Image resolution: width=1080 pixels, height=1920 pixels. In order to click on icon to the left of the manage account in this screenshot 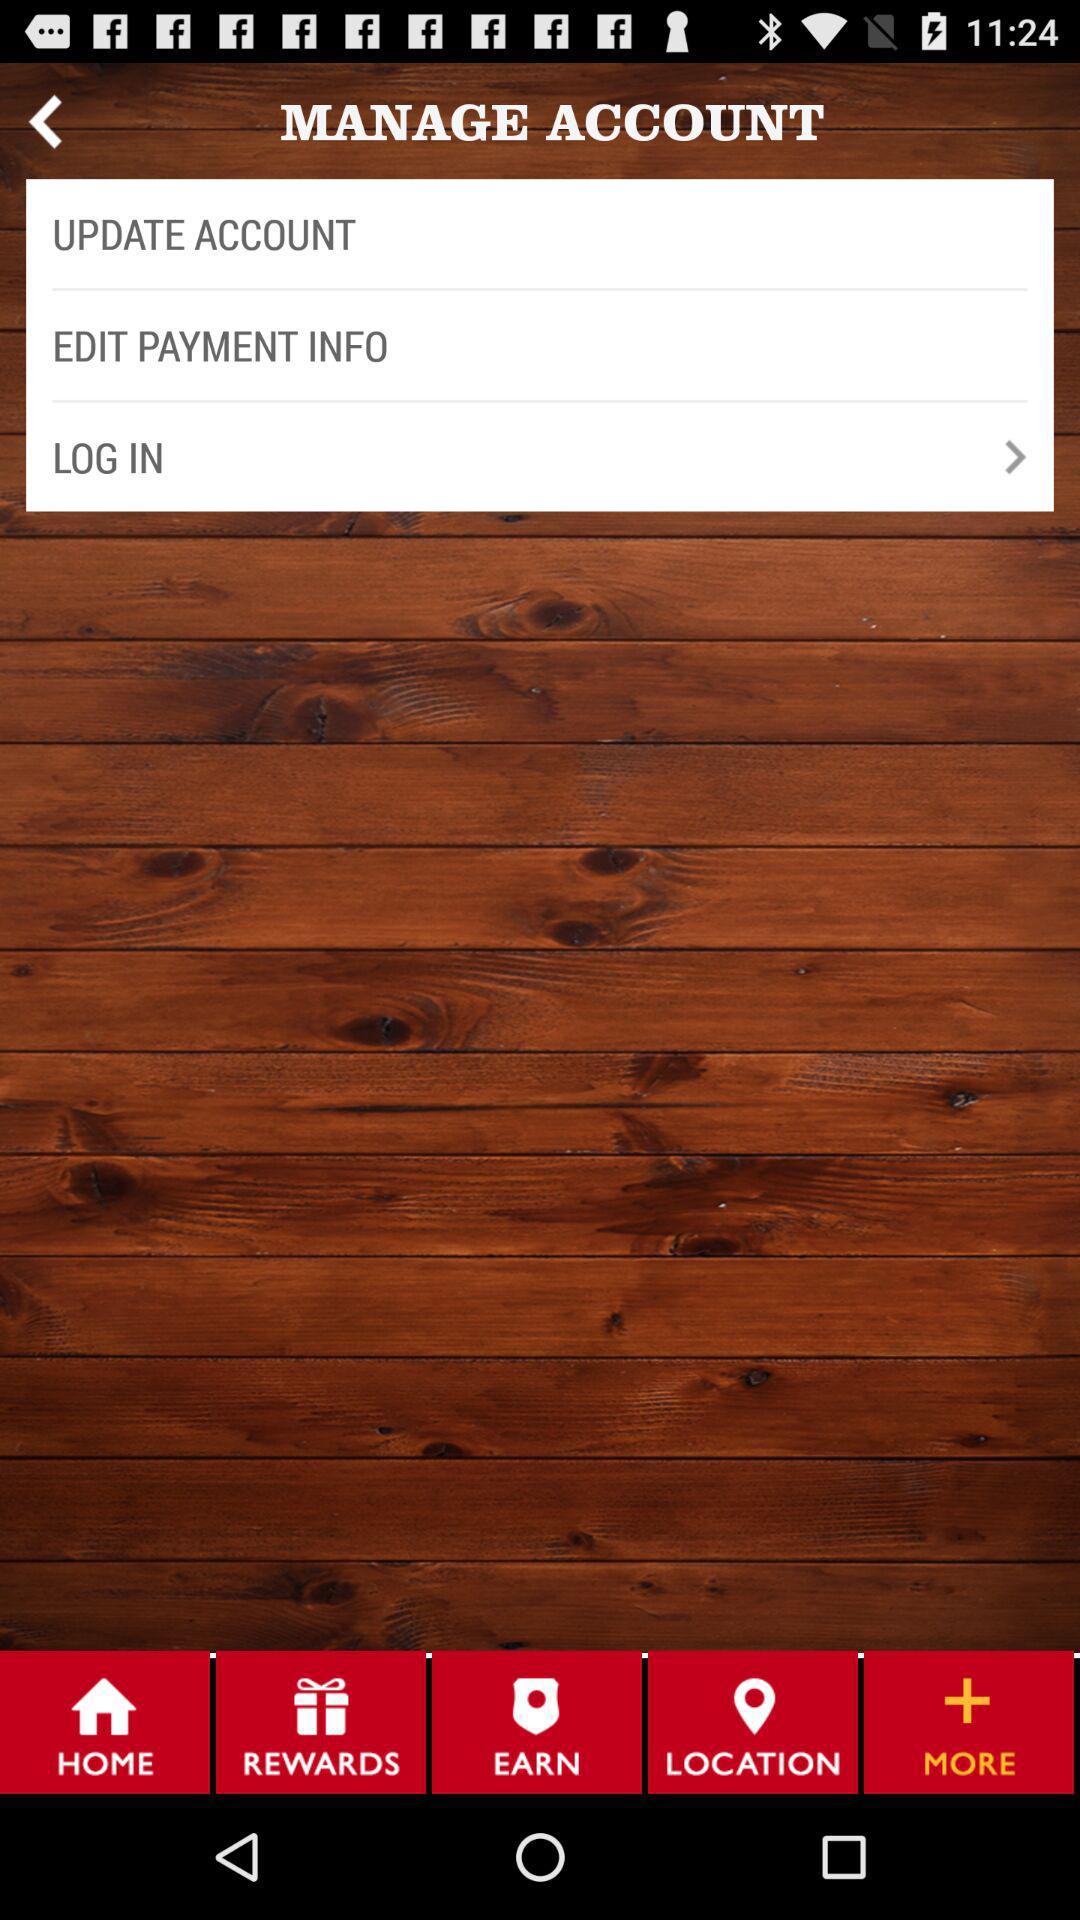, I will do `click(44, 120)`.